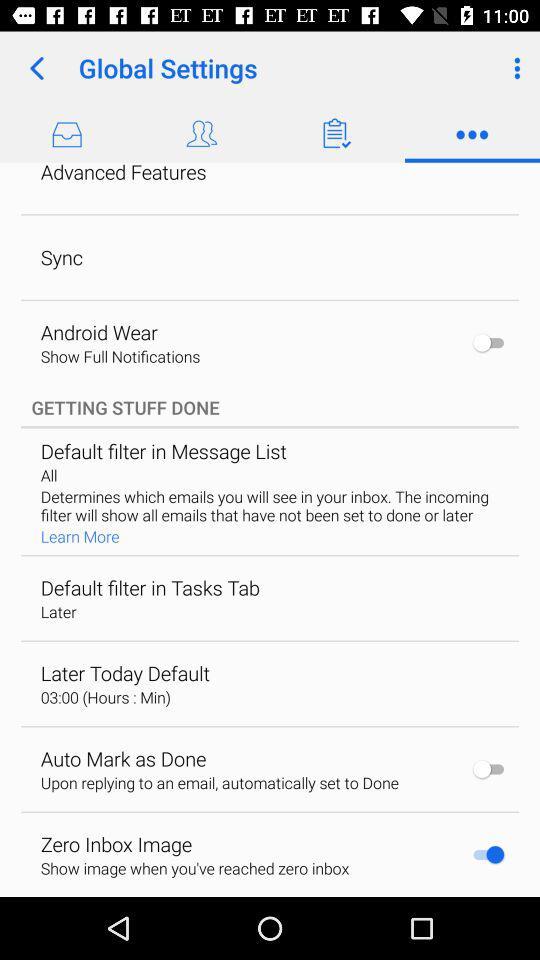  I want to click on the android wear, so click(98, 332).